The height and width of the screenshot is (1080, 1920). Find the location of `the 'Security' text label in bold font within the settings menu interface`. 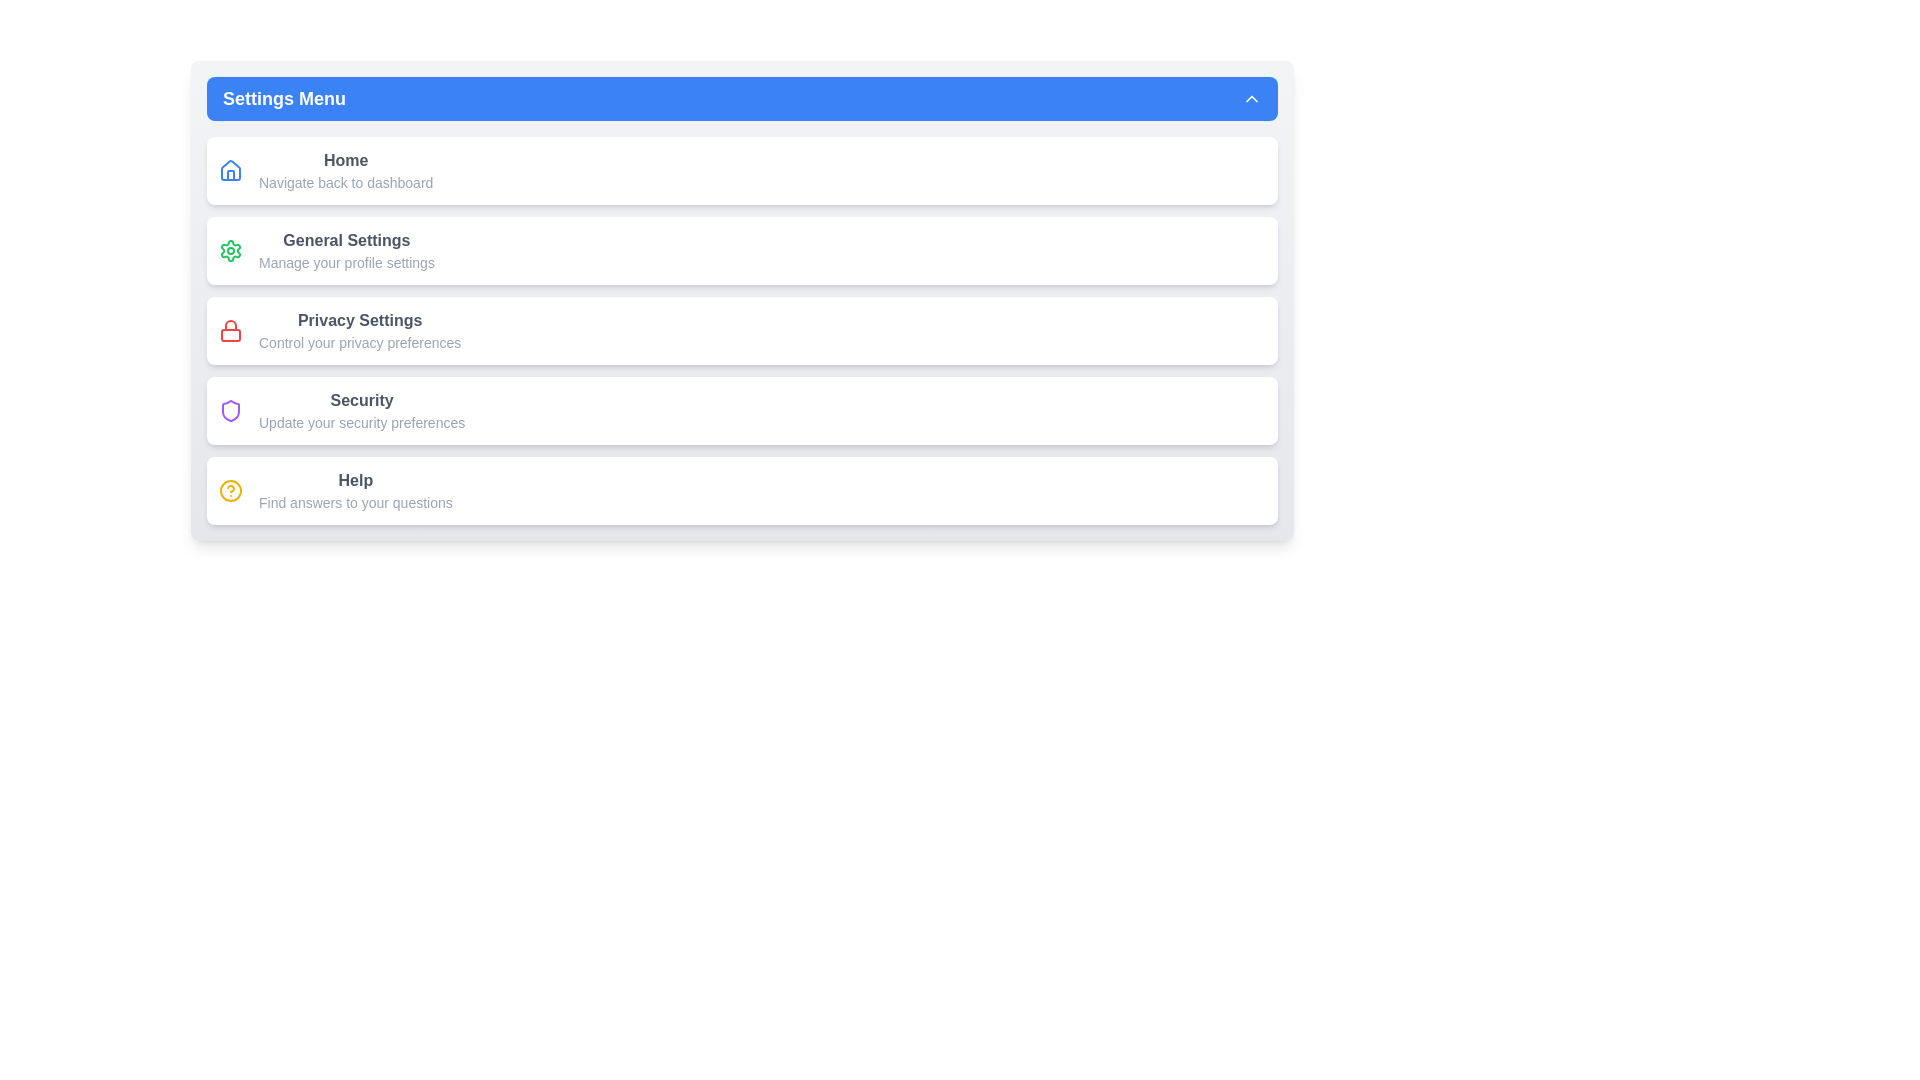

the 'Security' text label in bold font within the settings menu interface is located at coordinates (362, 401).